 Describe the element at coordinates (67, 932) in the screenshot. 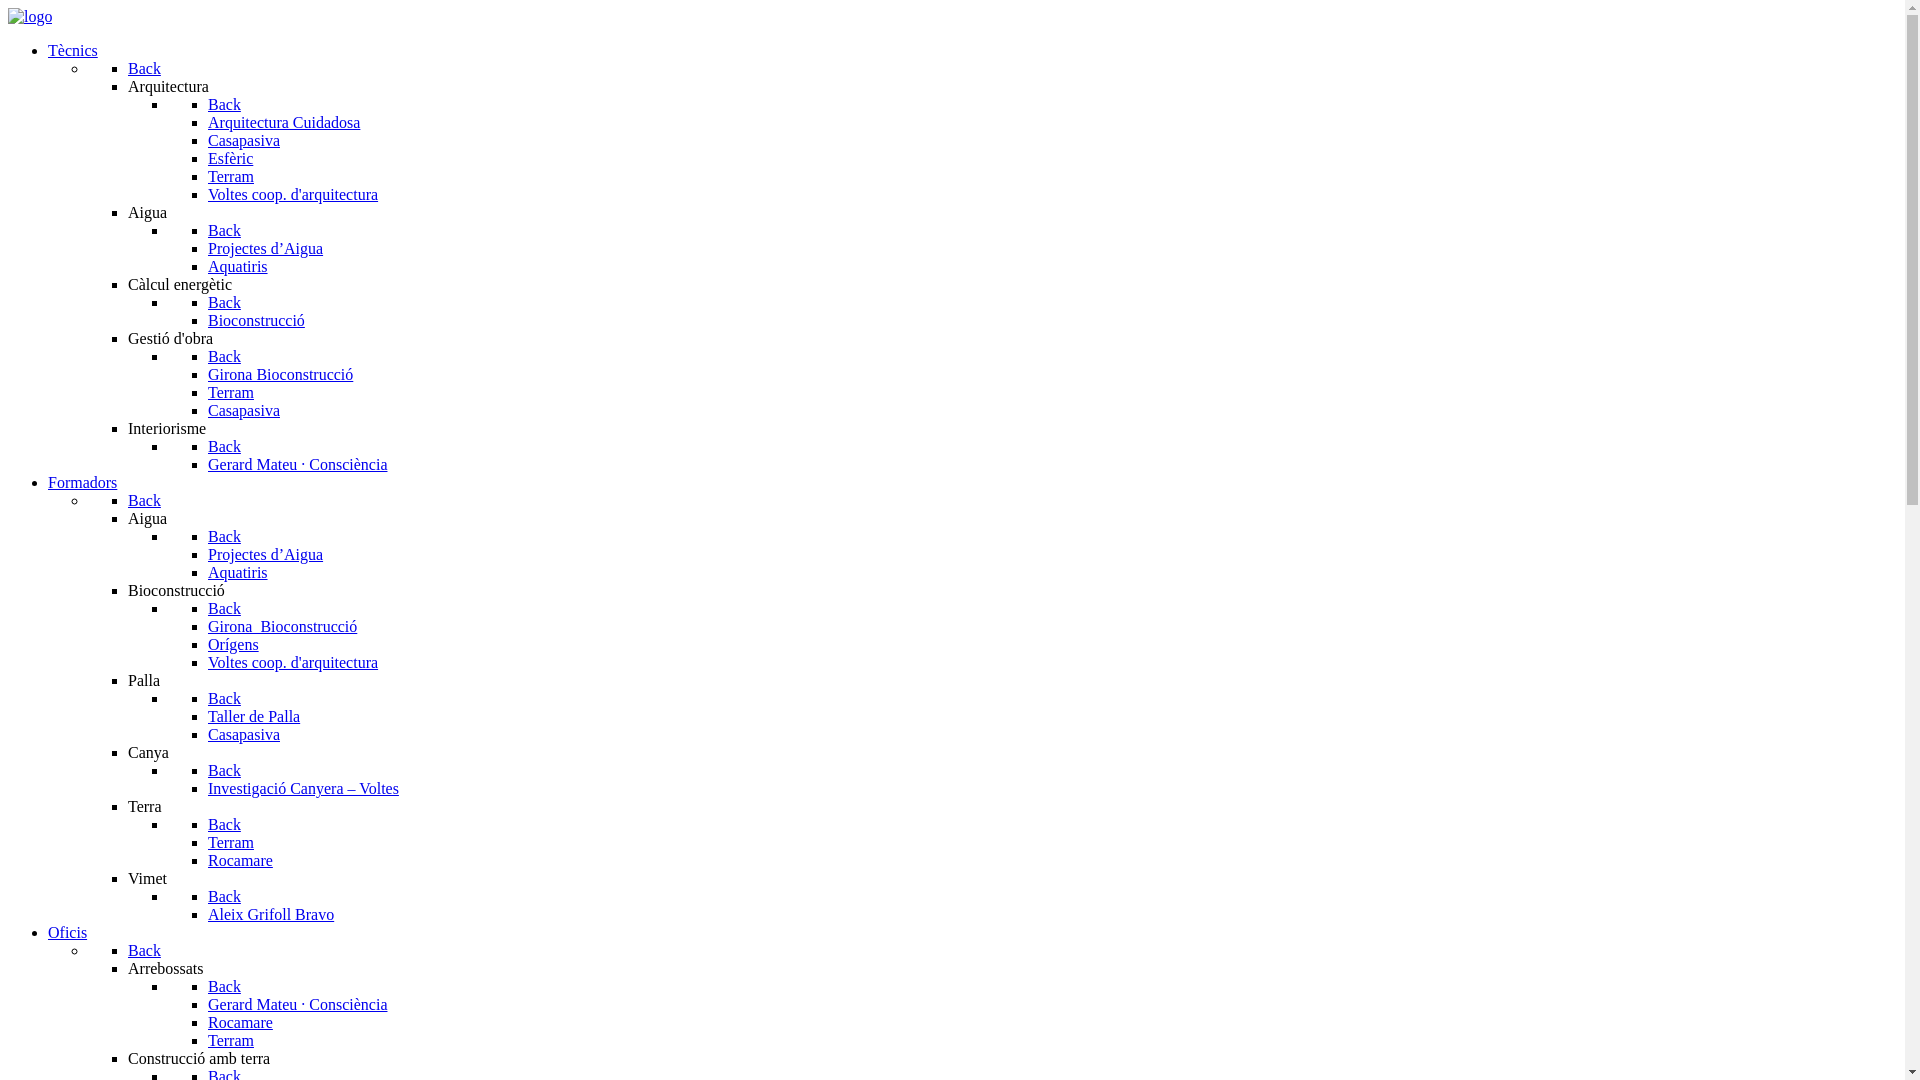

I see `'Oficis'` at that location.